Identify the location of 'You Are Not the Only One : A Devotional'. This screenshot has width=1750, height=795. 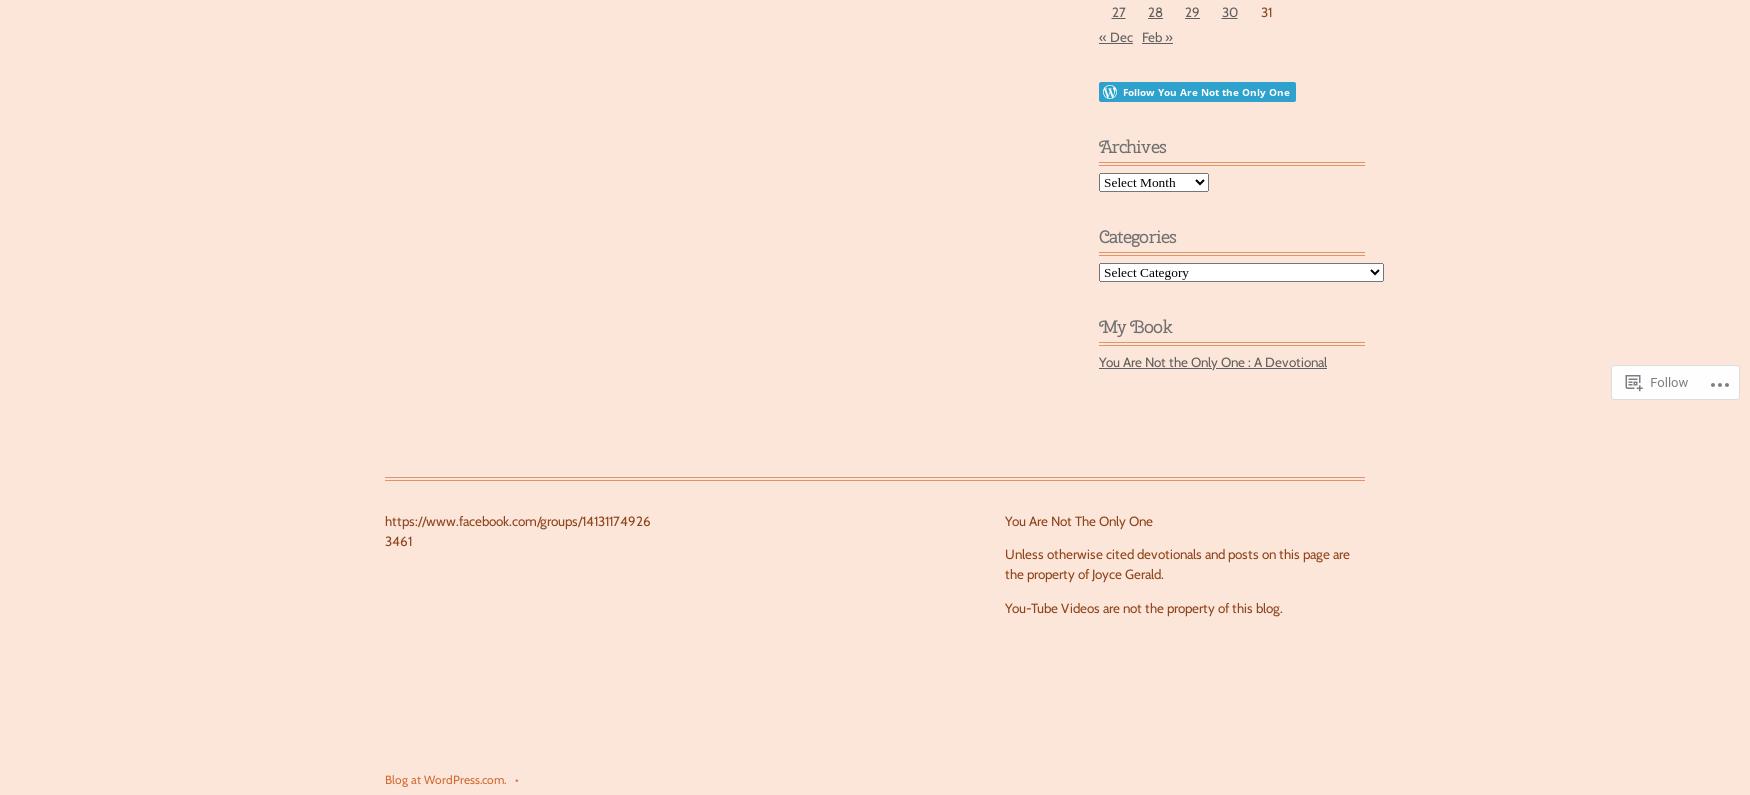
(1212, 361).